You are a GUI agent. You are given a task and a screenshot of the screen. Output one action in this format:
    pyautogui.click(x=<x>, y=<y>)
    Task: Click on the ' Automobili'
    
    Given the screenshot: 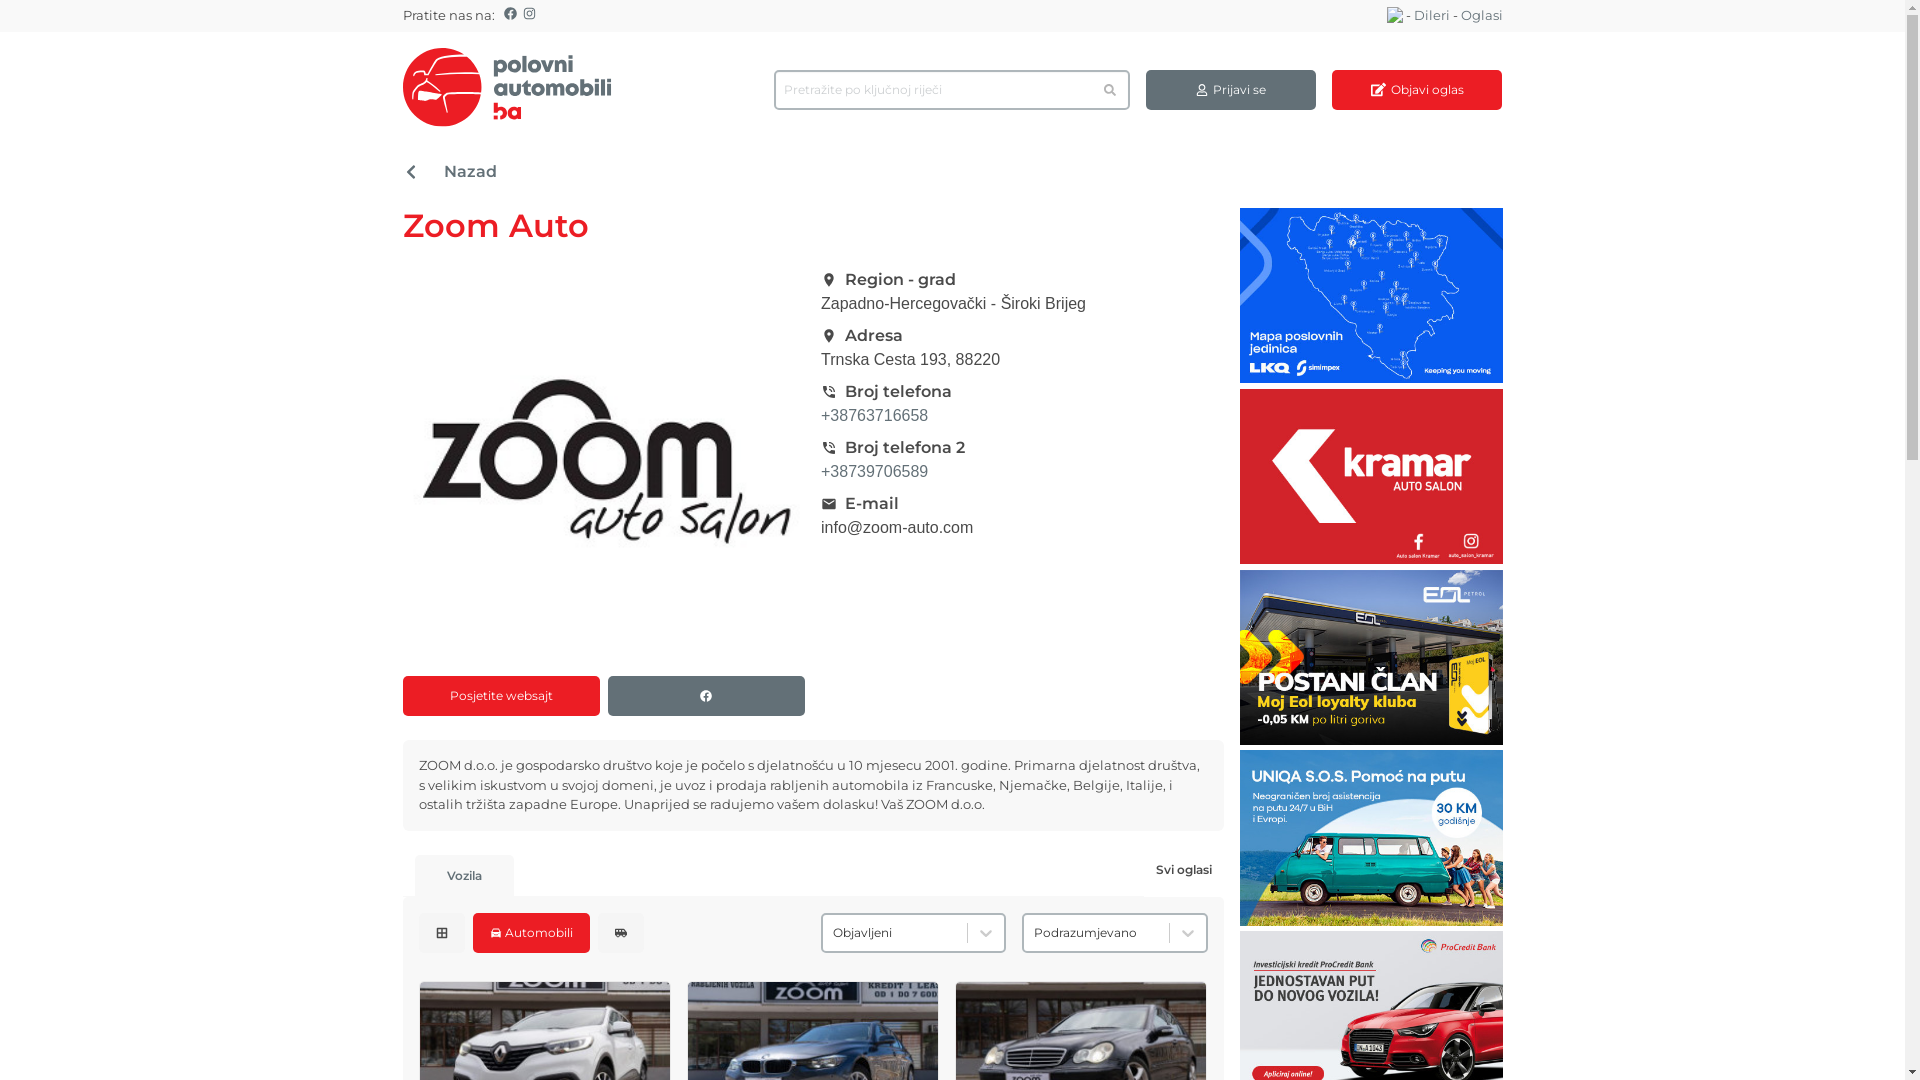 What is the action you would take?
    pyautogui.click(x=470, y=932)
    